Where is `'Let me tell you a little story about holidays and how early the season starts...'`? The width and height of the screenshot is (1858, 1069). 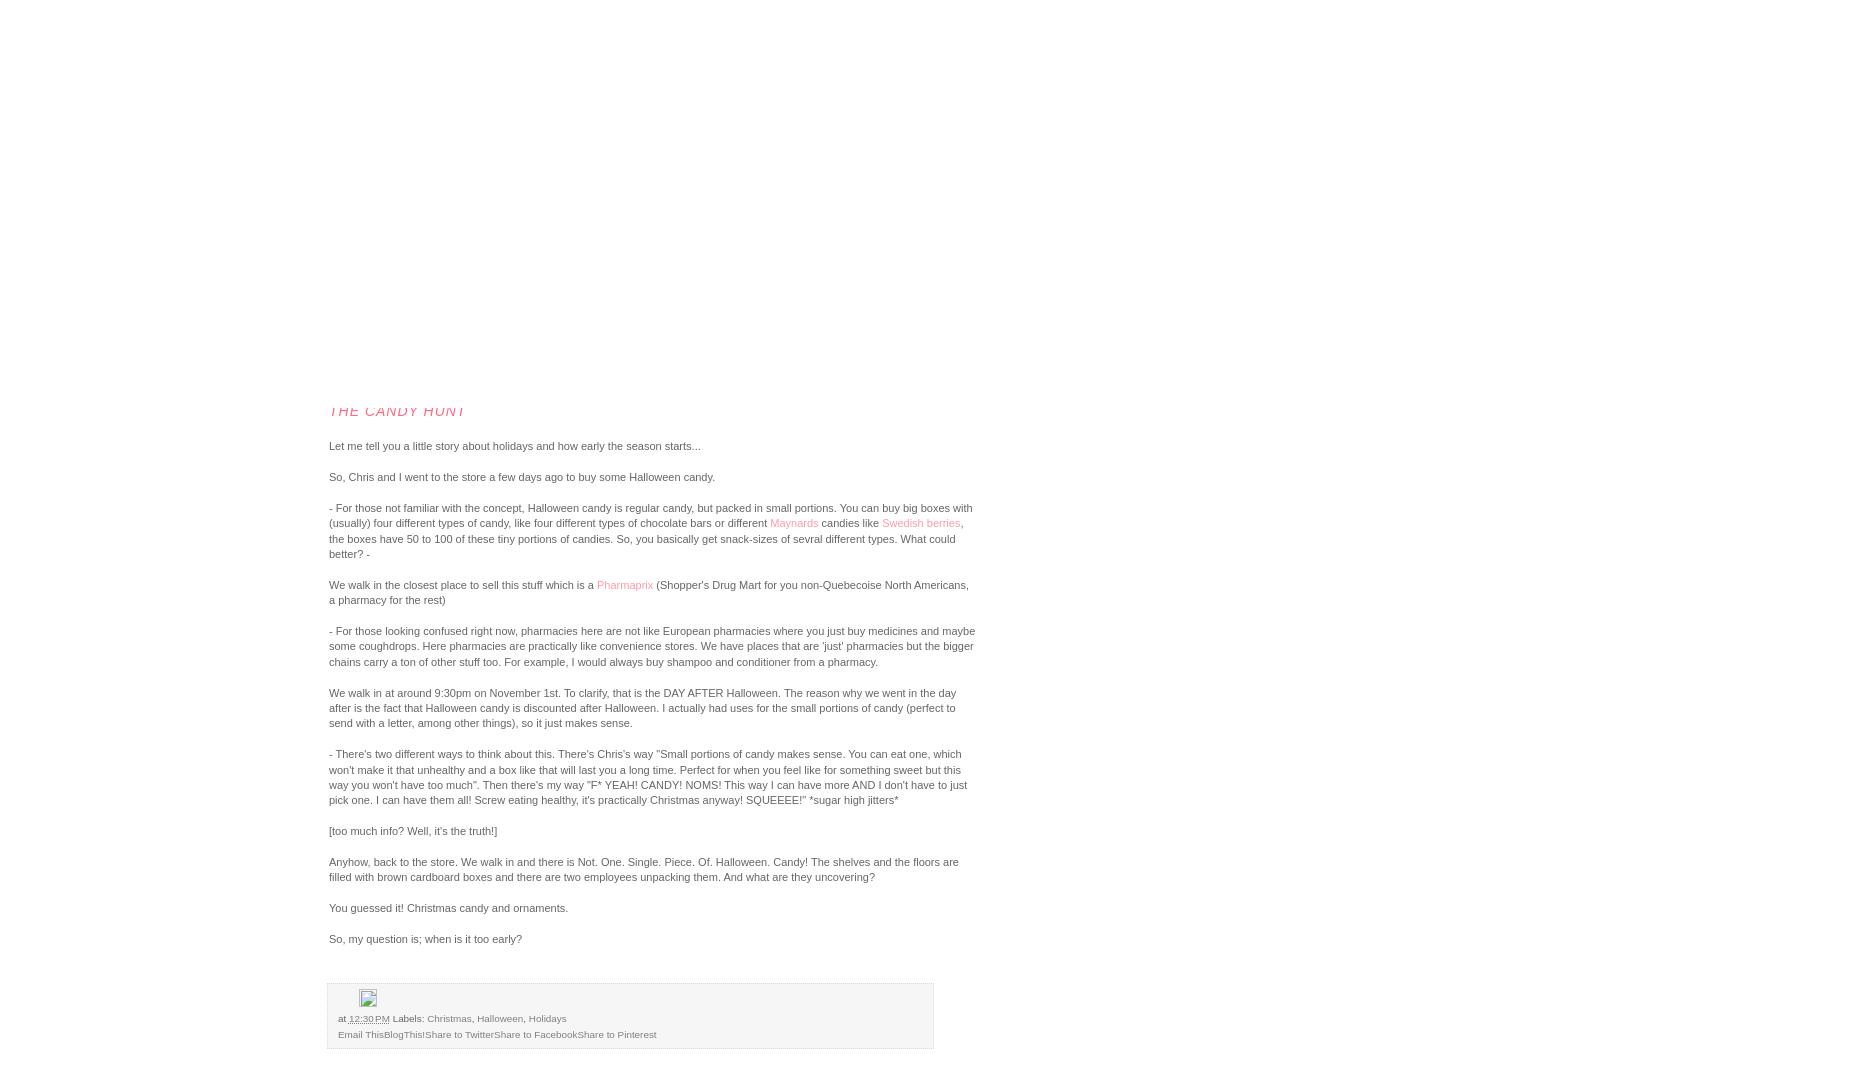 'Let me tell you a little story about holidays and how early the season starts...' is located at coordinates (514, 444).